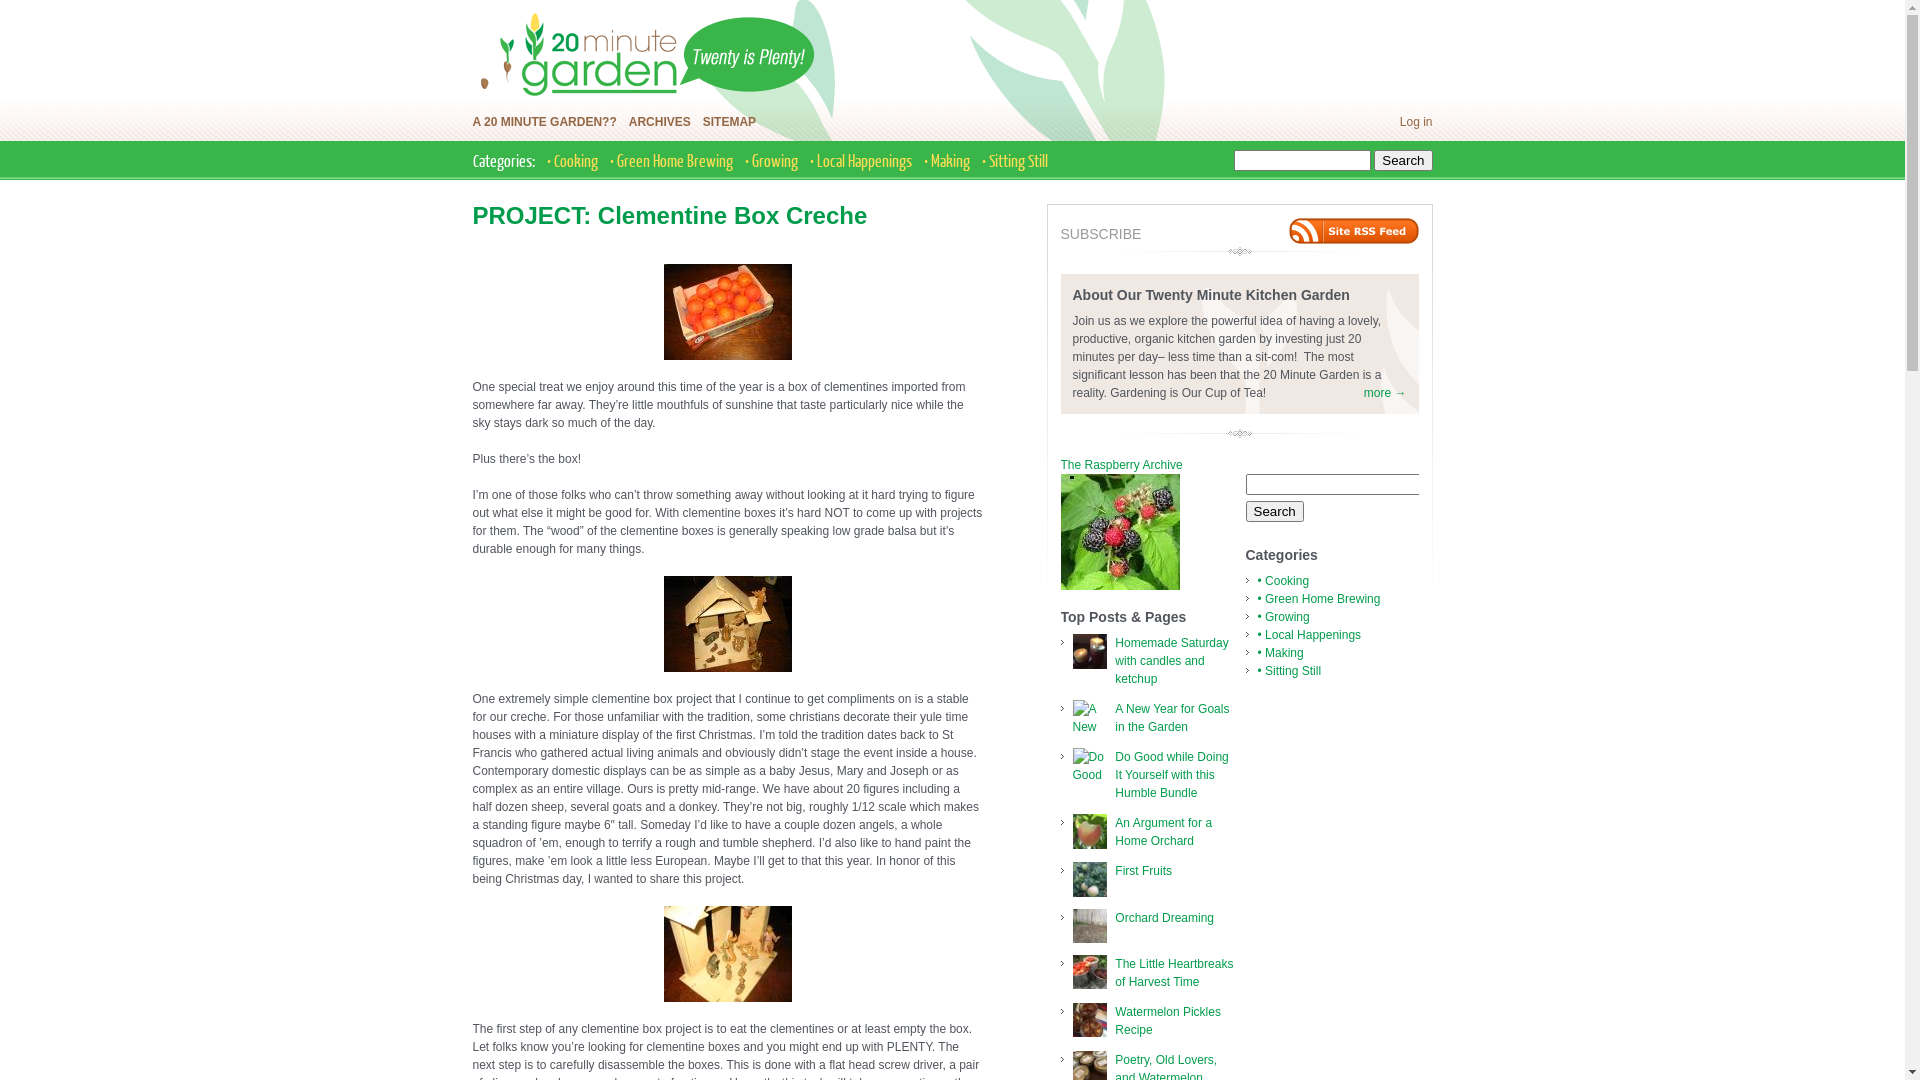 The height and width of the screenshot is (1080, 1920). I want to click on 'Log in', so click(1415, 122).